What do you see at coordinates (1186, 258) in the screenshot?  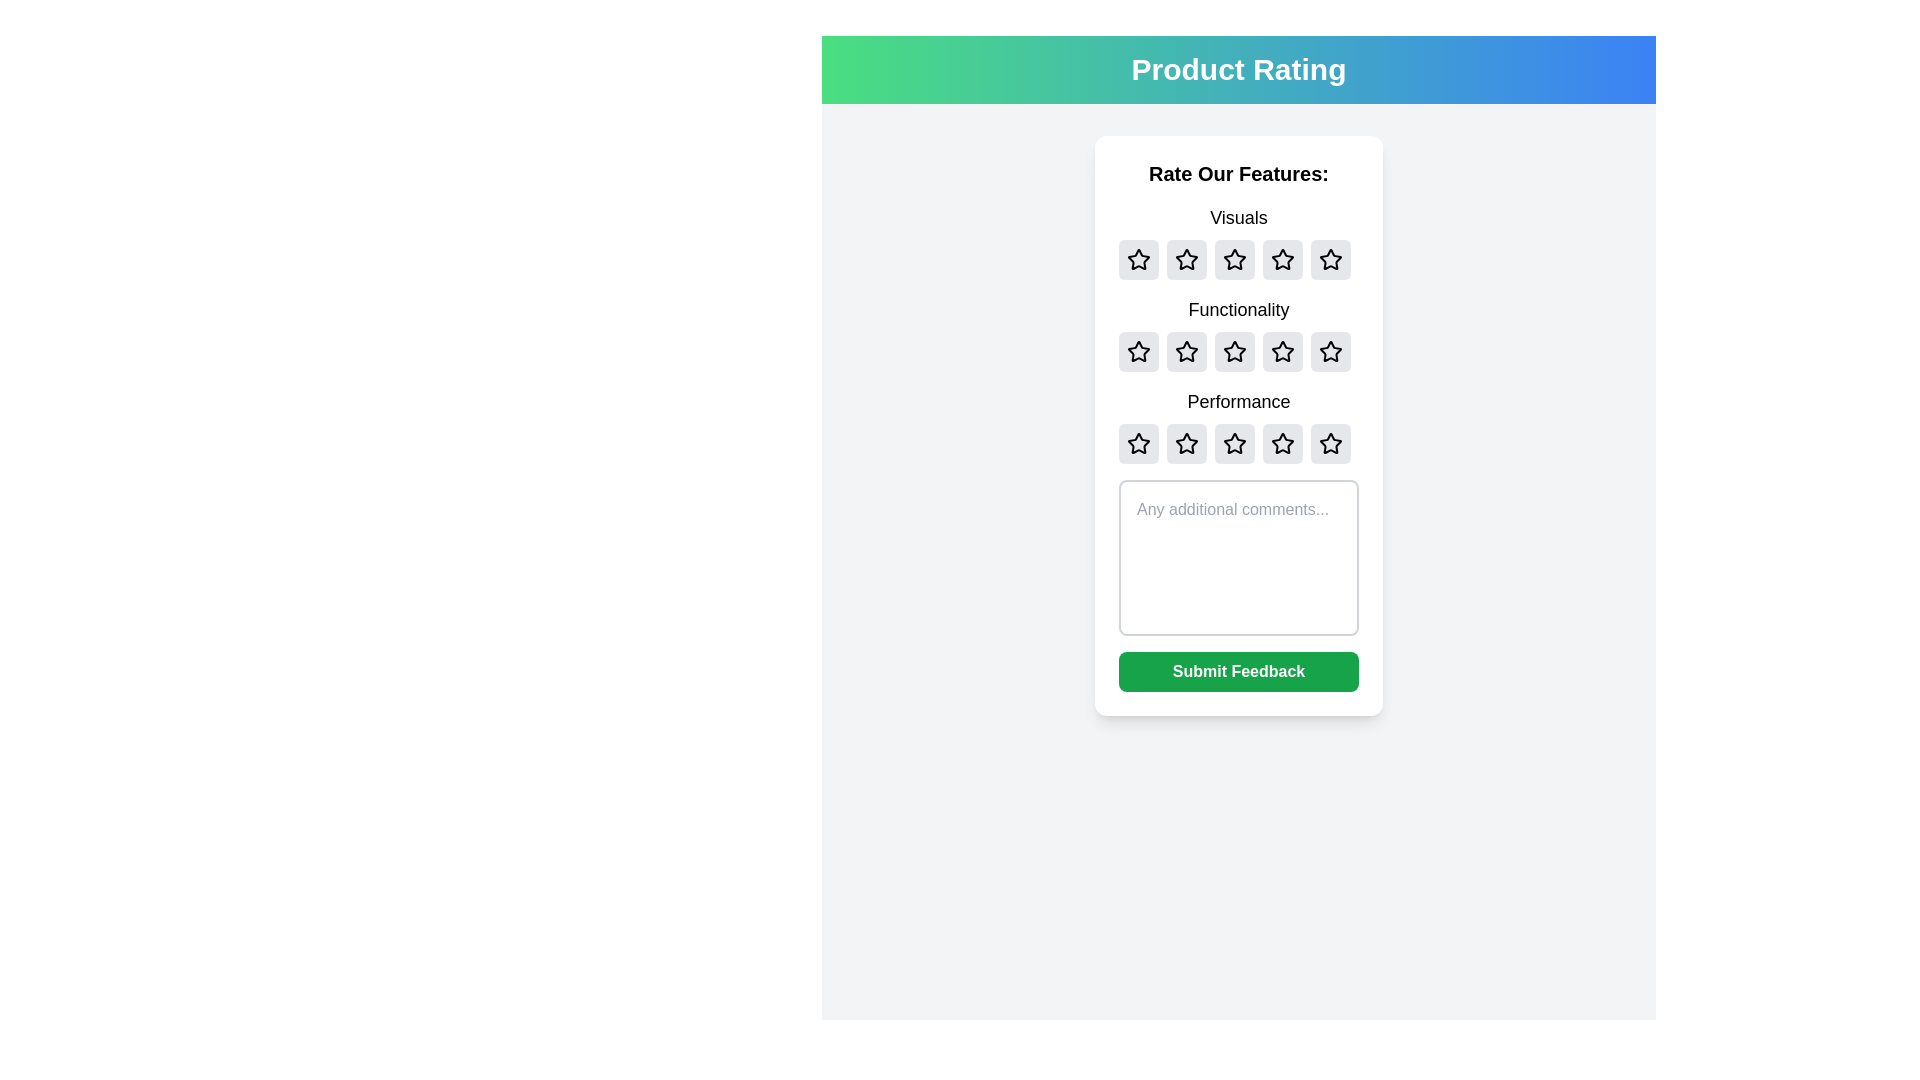 I see `the second star icon in the 'Visuals' rating row` at bounding box center [1186, 258].